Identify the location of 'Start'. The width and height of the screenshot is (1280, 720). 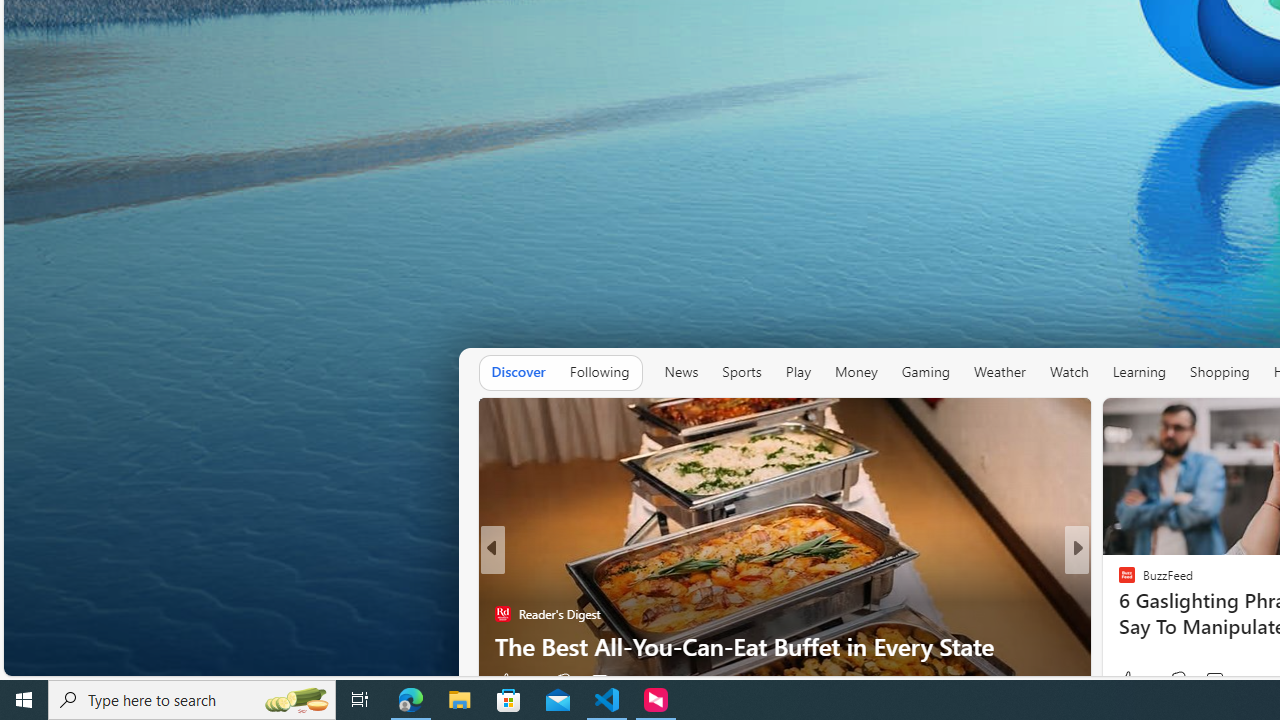
(24, 698).